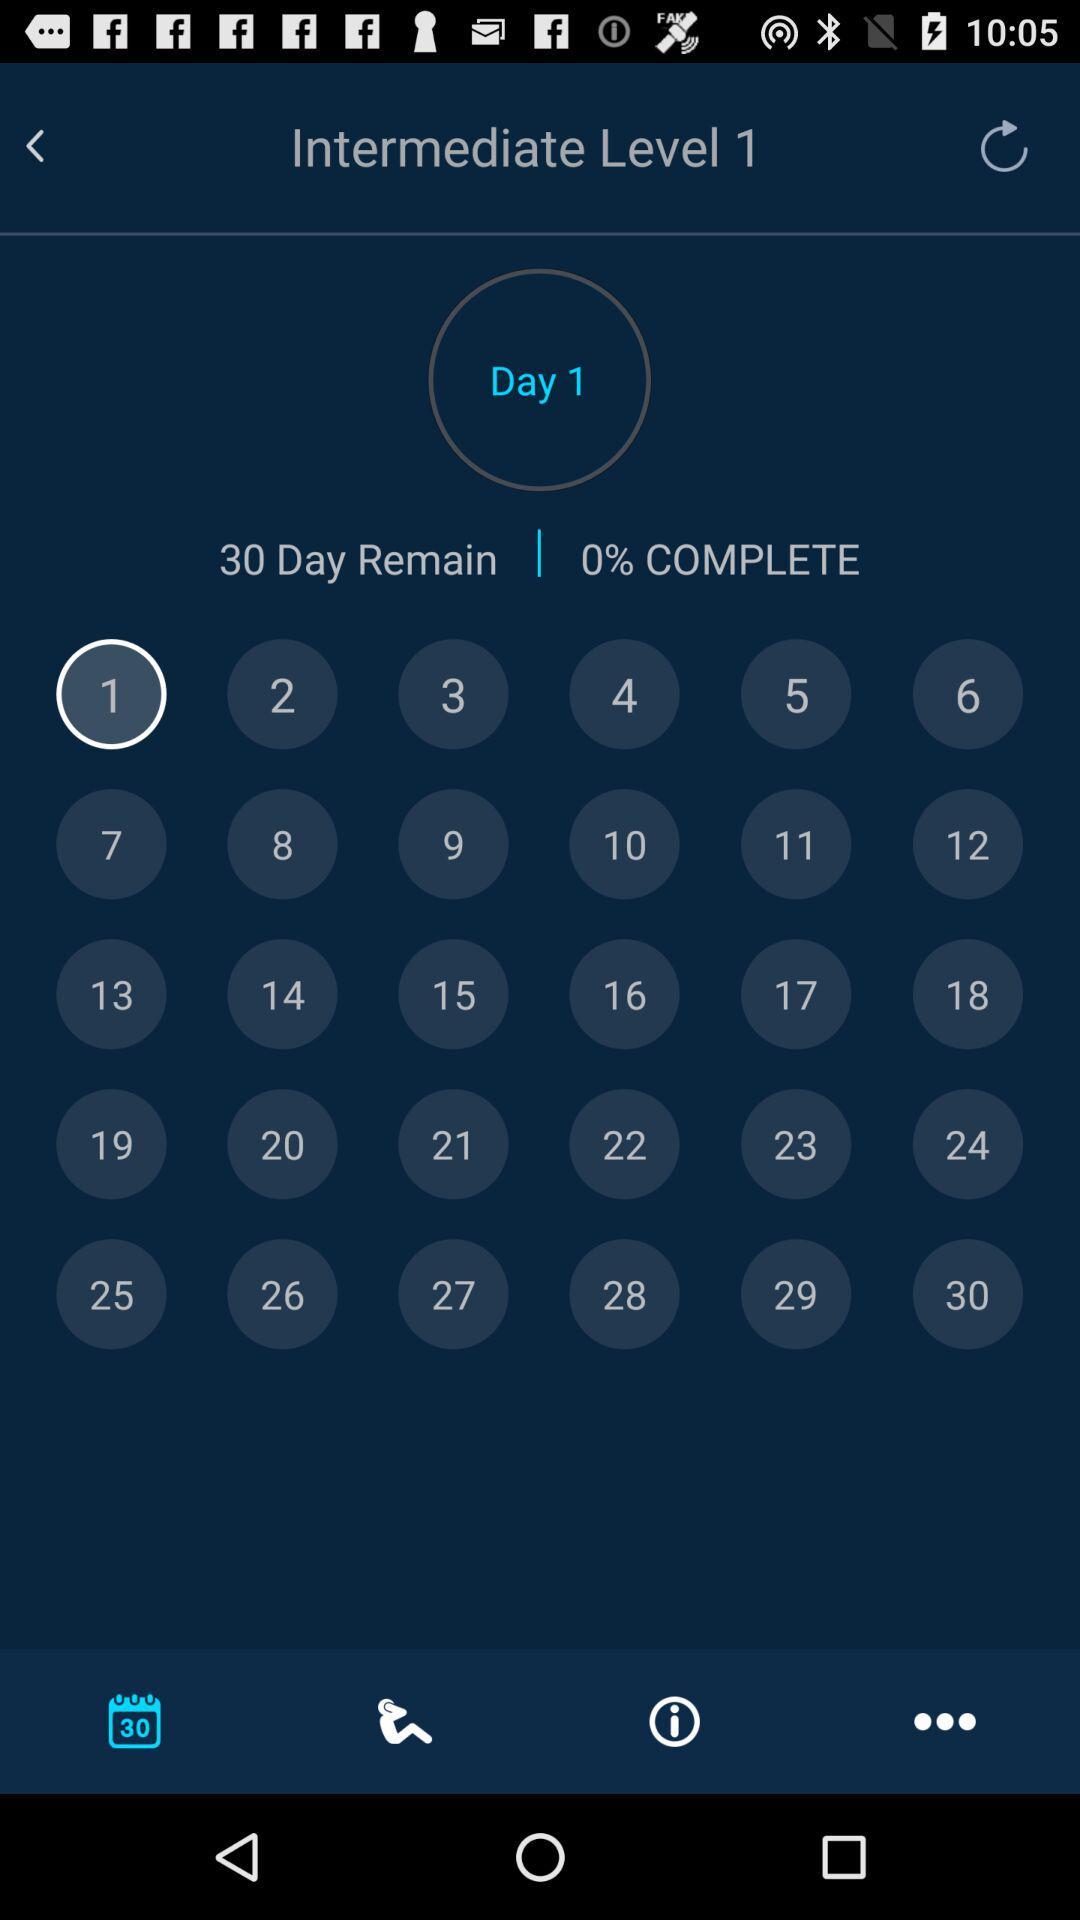 This screenshot has width=1080, height=1920. What do you see at coordinates (282, 844) in the screenshot?
I see `choose day` at bounding box center [282, 844].